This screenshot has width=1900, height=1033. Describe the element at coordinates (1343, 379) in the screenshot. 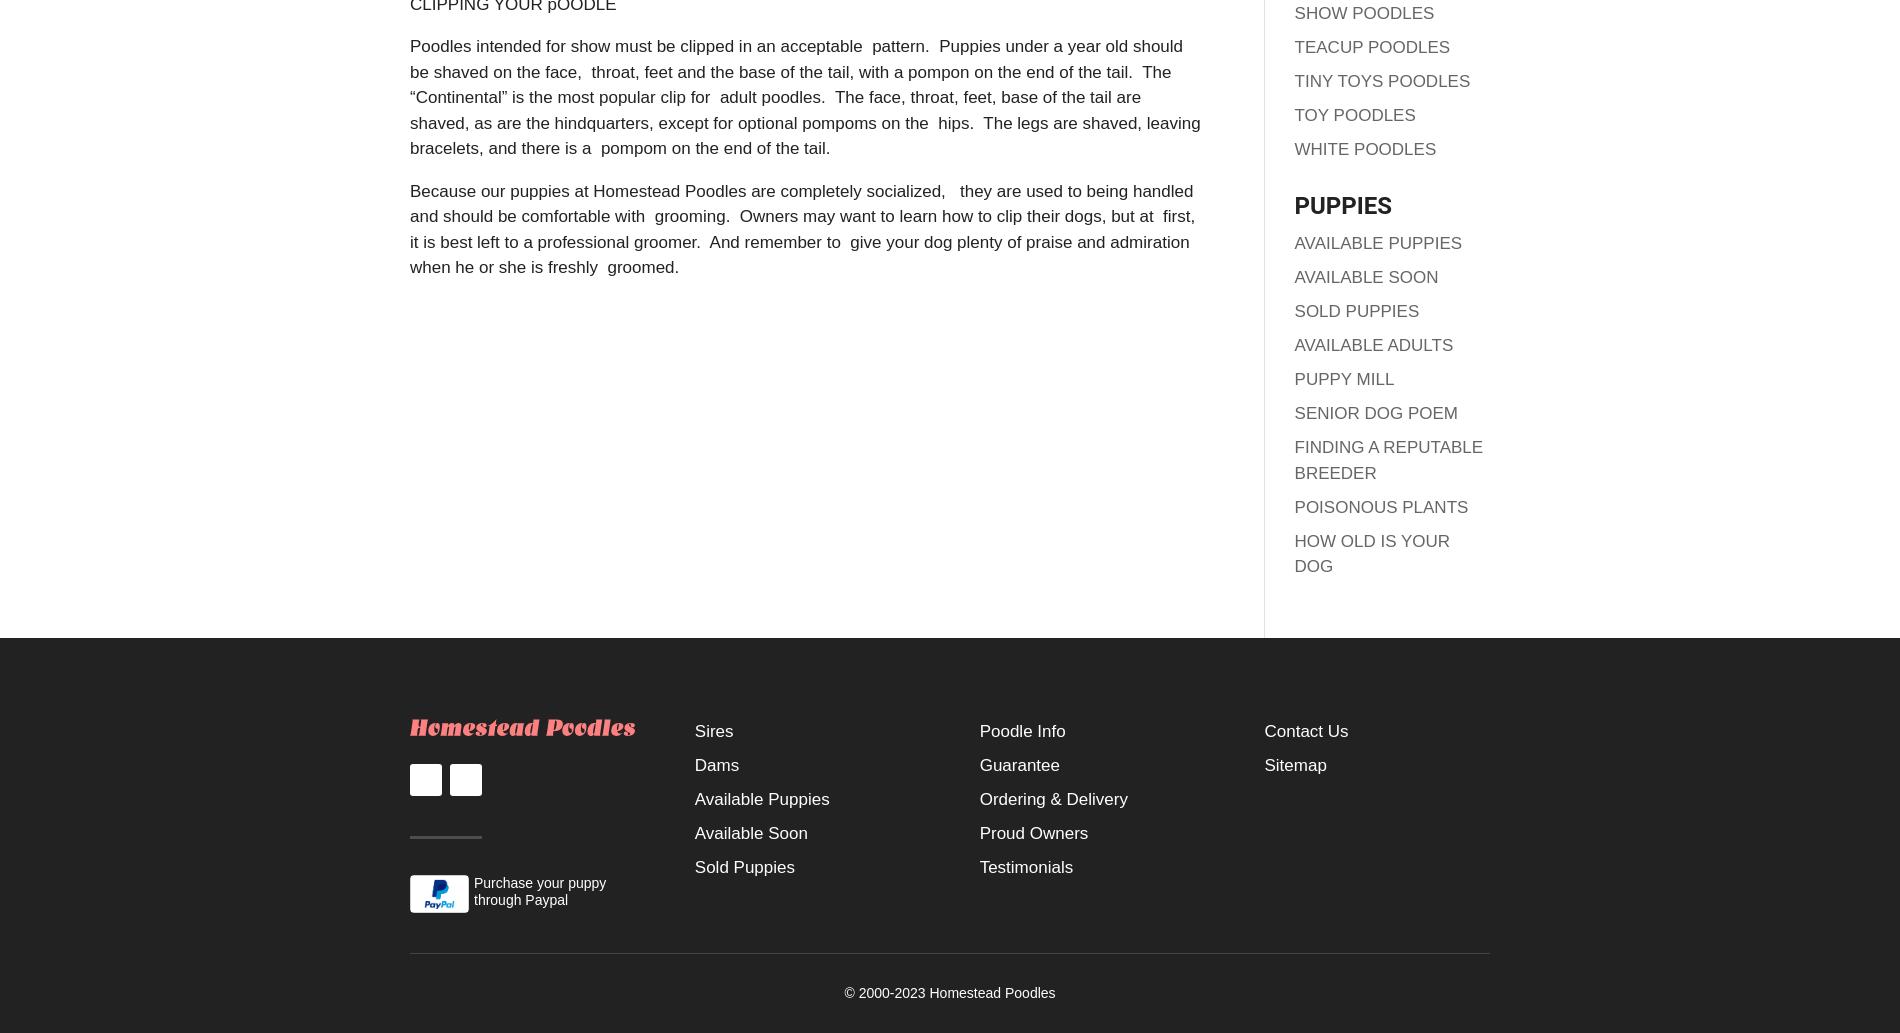

I see `'PUPPY MILL'` at that location.